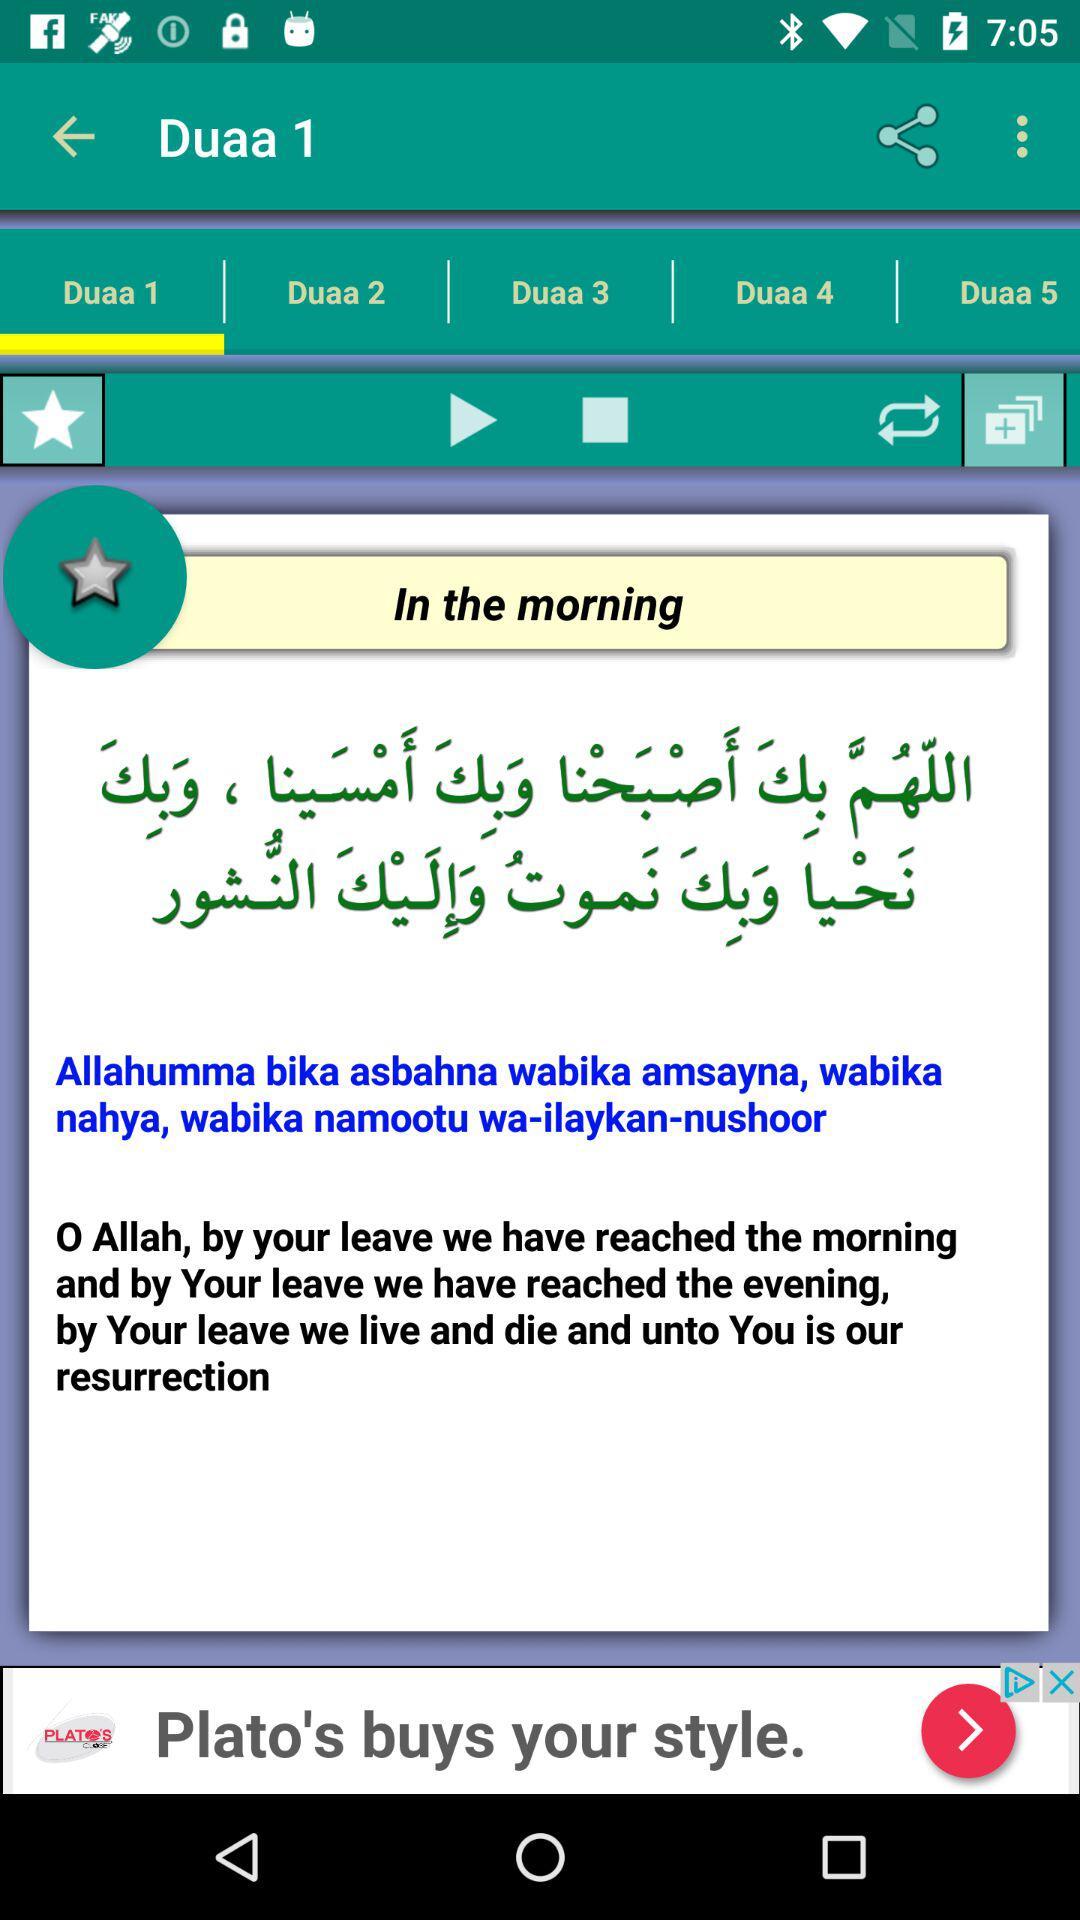 Image resolution: width=1080 pixels, height=1920 pixels. Describe the element at coordinates (604, 419) in the screenshot. I see `item next to the duaa 4 app` at that location.